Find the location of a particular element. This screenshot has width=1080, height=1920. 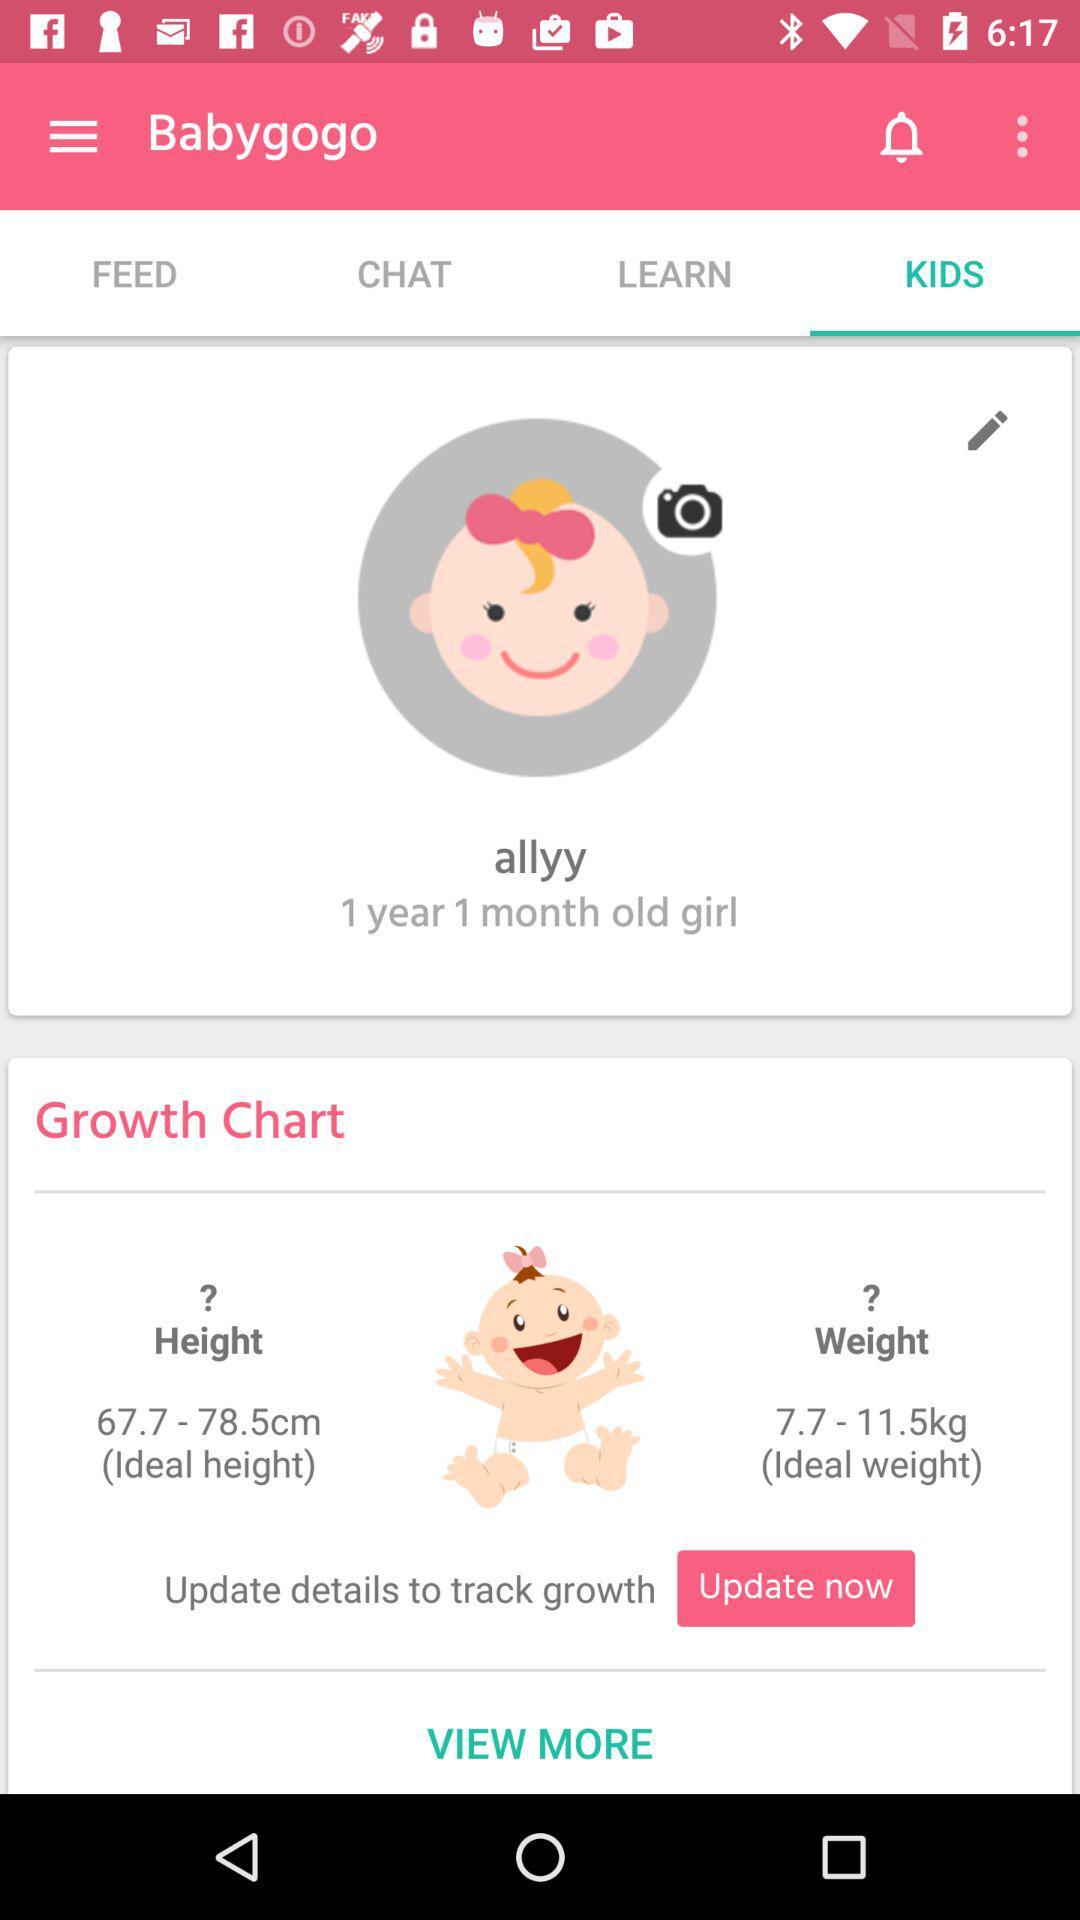

write a comment is located at coordinates (986, 429).